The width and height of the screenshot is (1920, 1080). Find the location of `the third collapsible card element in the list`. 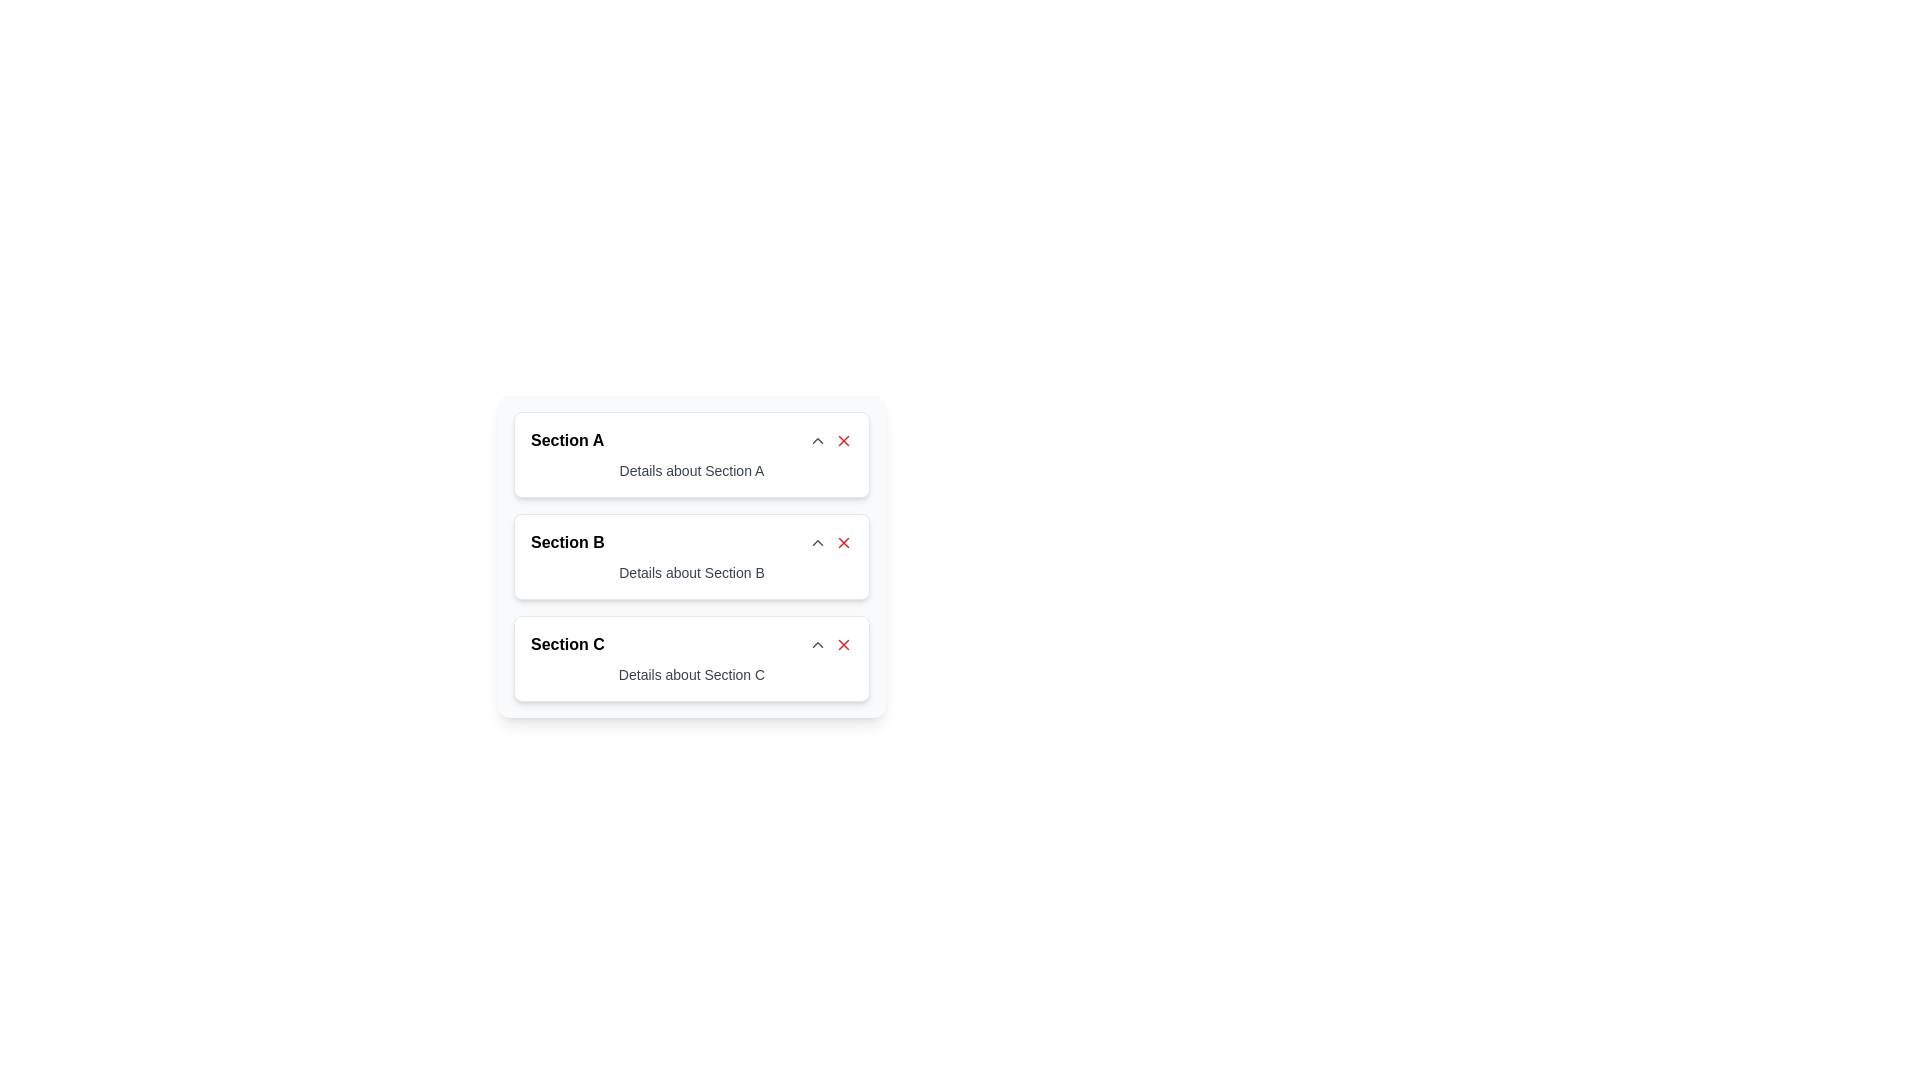

the third collapsible card element in the list is located at coordinates (691, 659).